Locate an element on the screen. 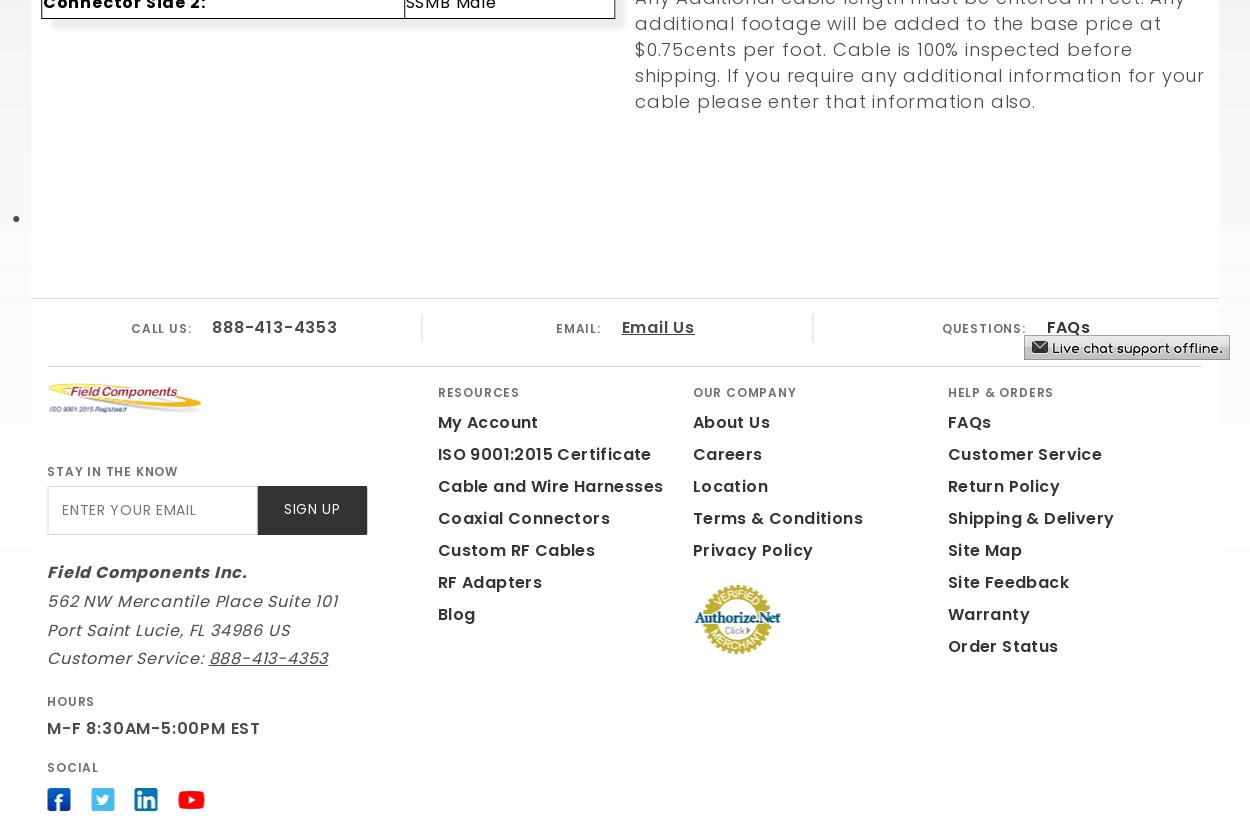 This screenshot has width=1250, height=820. 'Sign Up' is located at coordinates (311, 509).